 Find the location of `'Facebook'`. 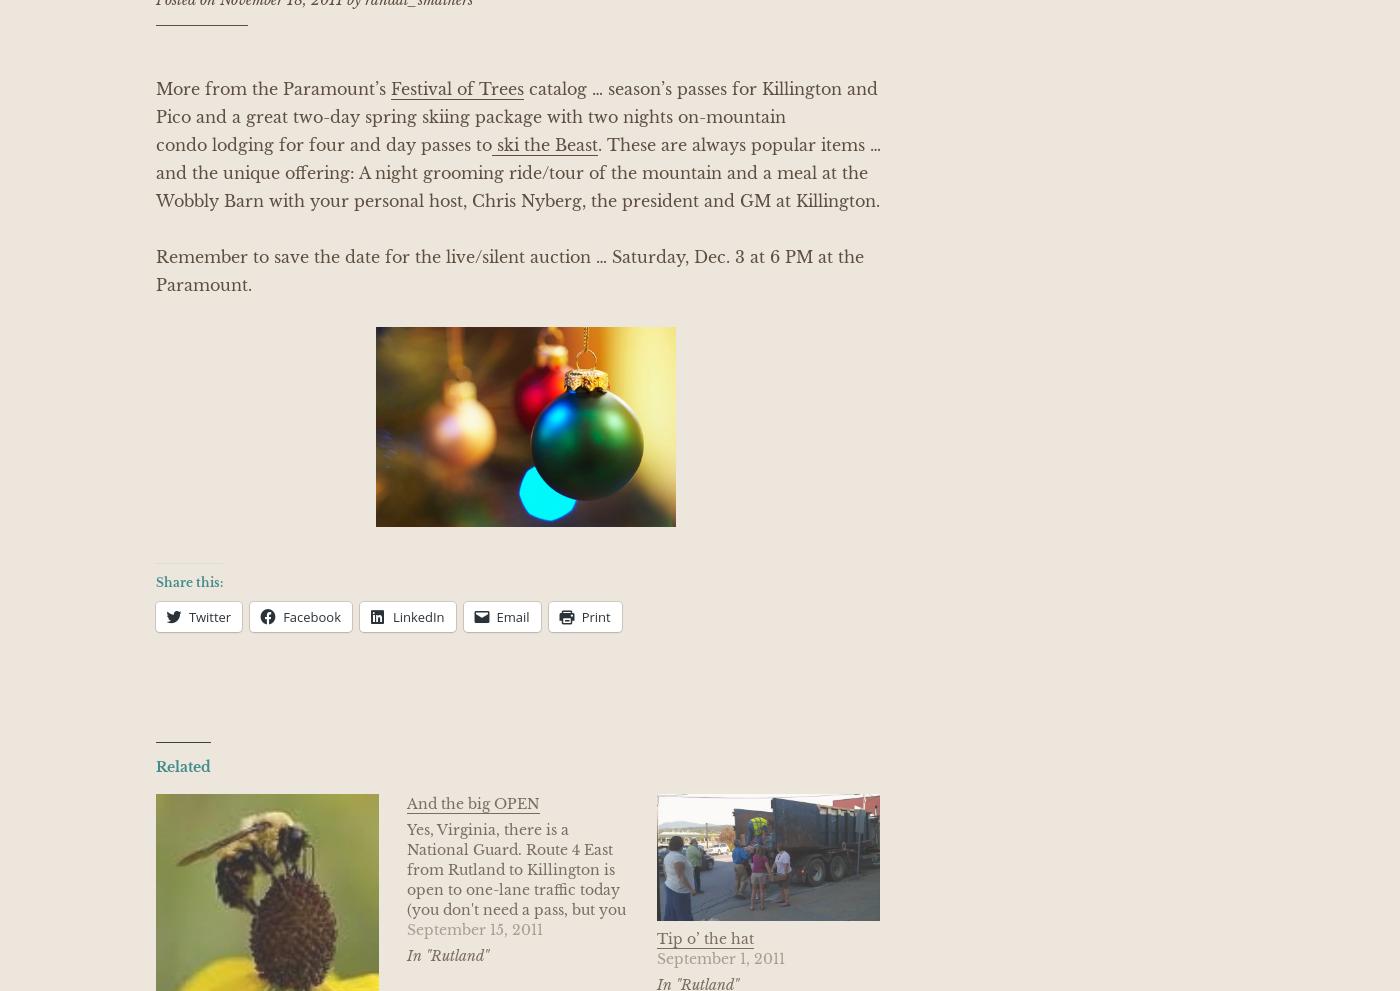

'Facebook' is located at coordinates (312, 616).